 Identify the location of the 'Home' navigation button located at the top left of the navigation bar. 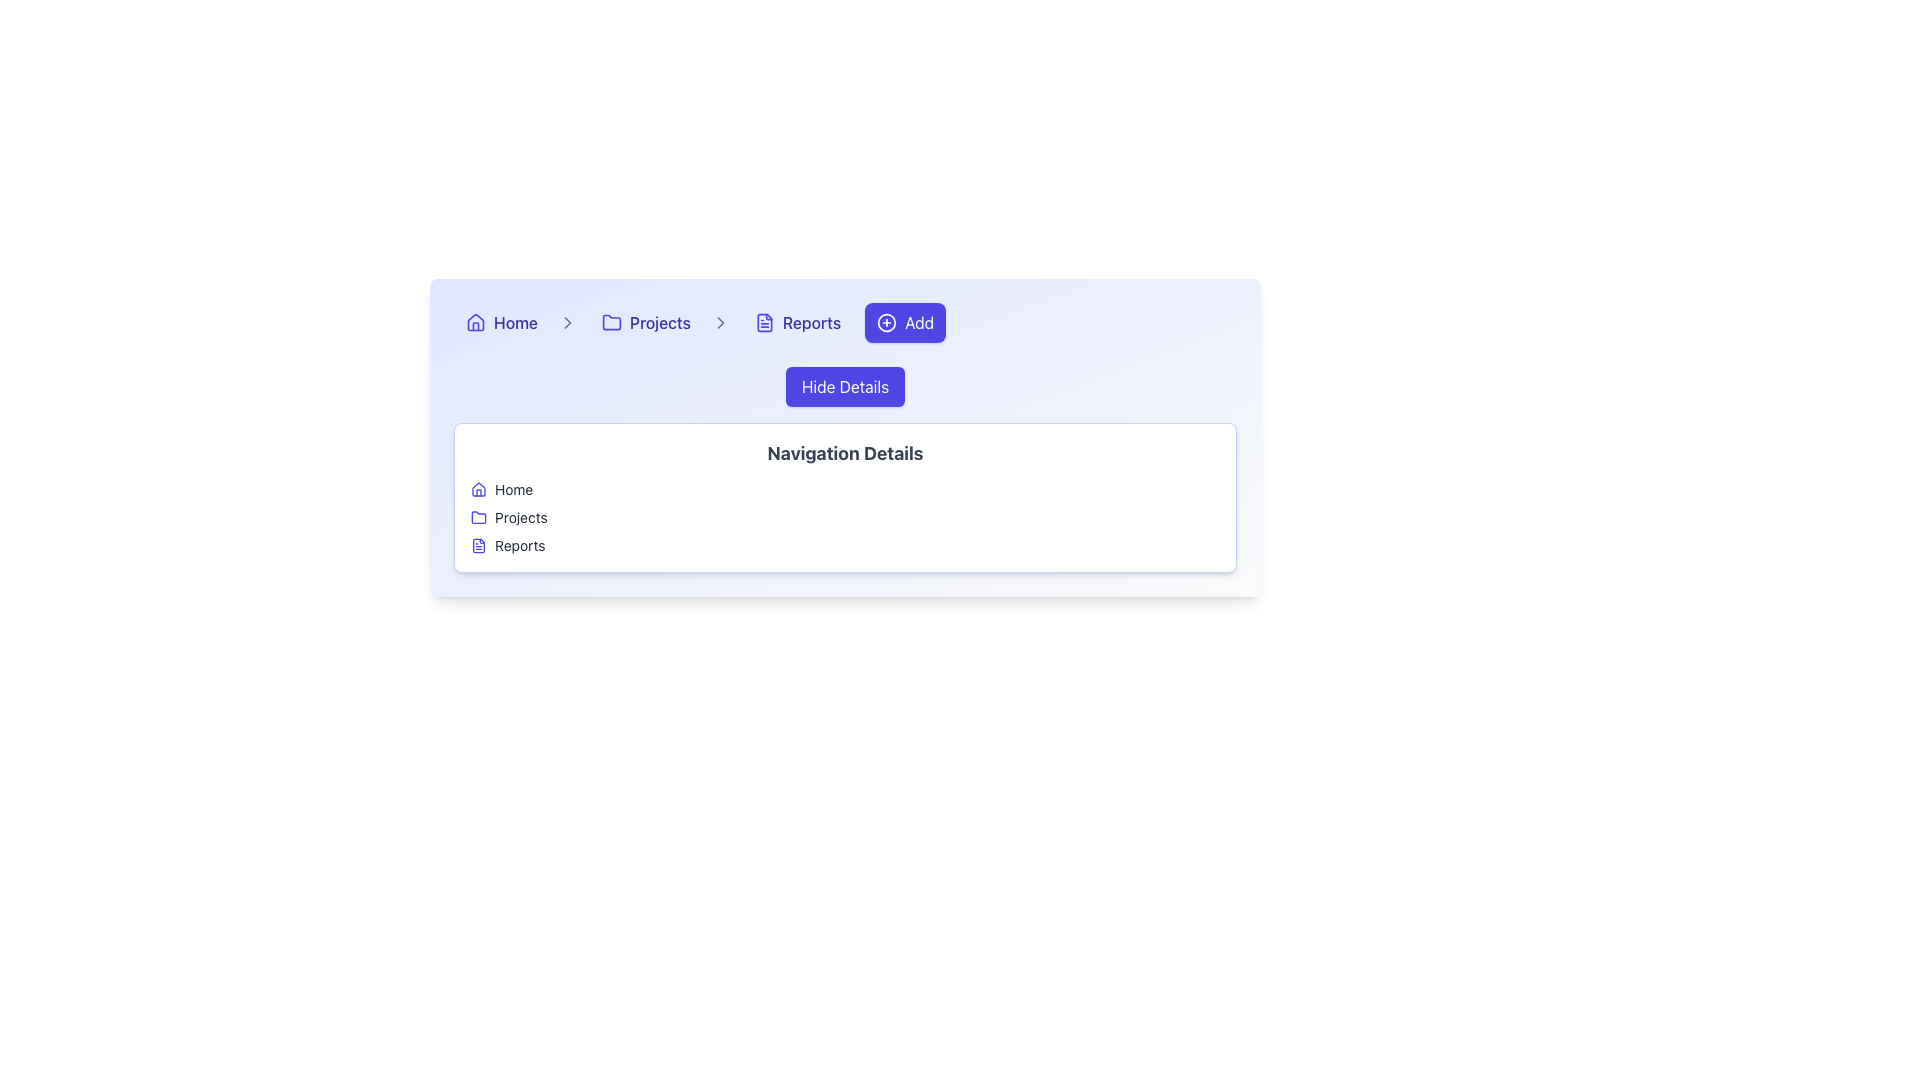
(515, 322).